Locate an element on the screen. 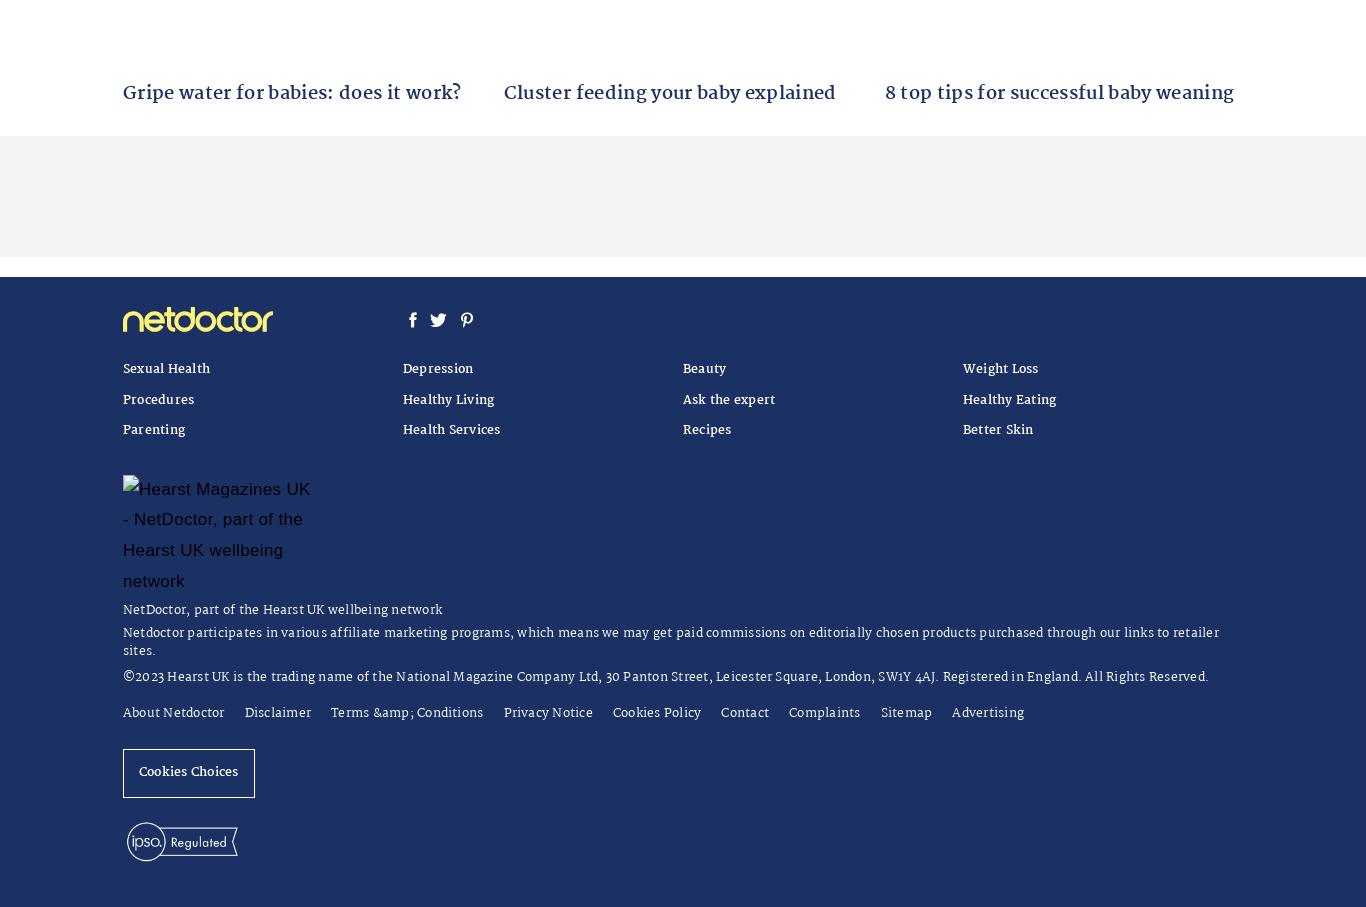  'Ask the expert' is located at coordinates (729, 399).